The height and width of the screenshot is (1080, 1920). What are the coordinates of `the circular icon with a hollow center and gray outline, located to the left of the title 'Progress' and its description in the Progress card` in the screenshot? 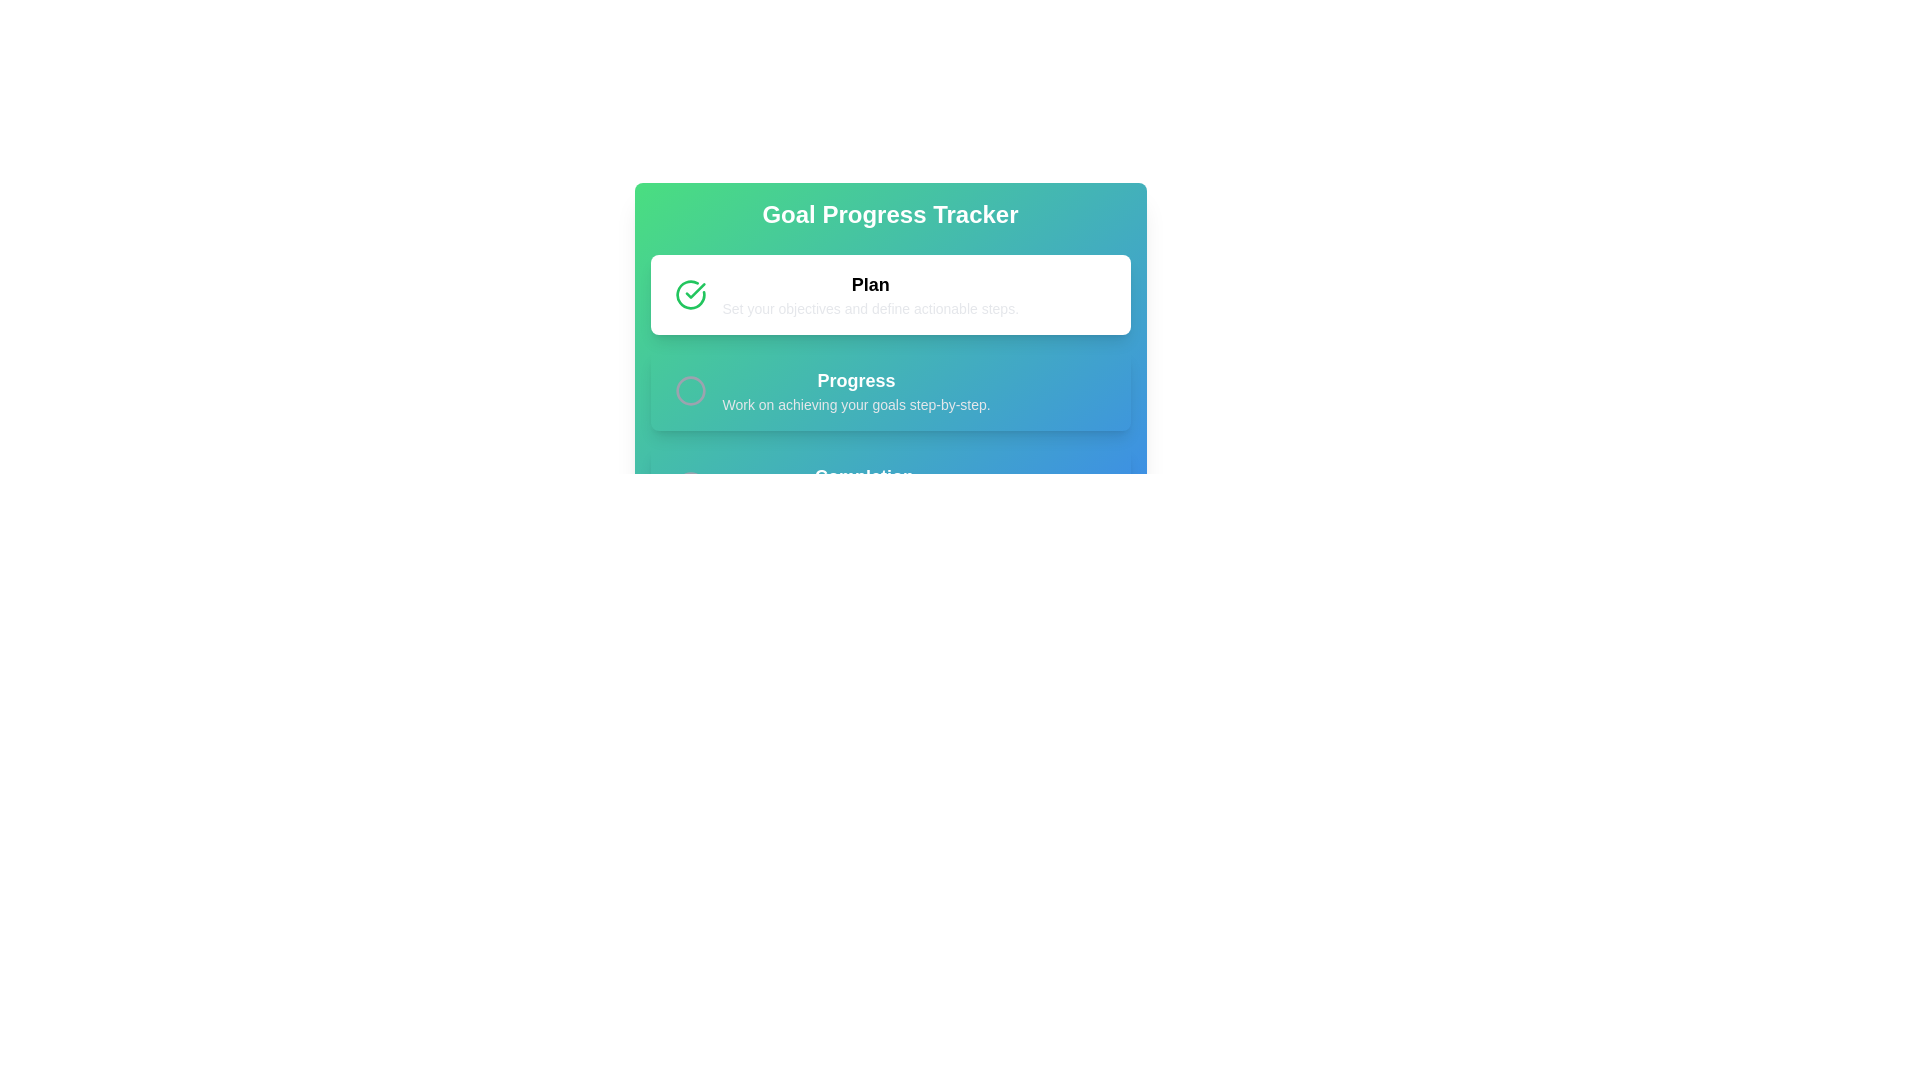 It's located at (690, 390).